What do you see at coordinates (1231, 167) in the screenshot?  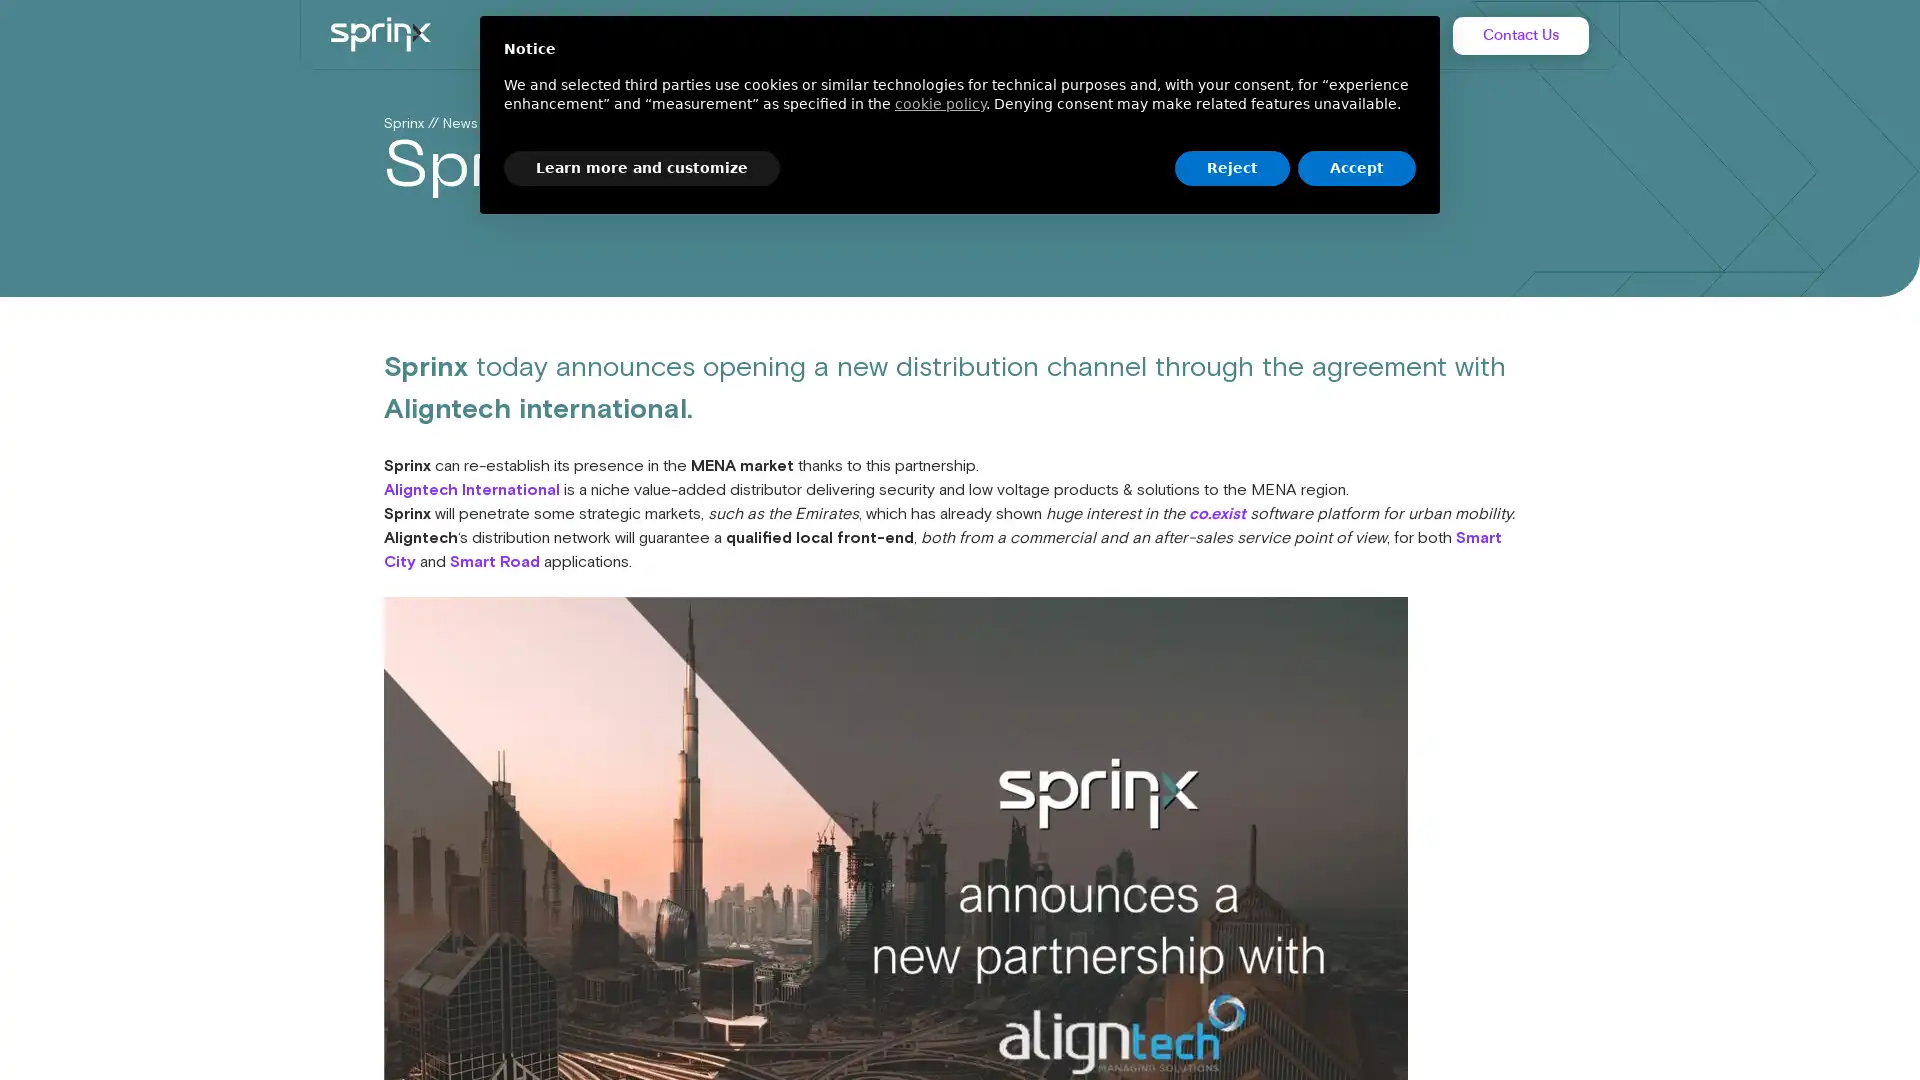 I see `Reject` at bounding box center [1231, 167].